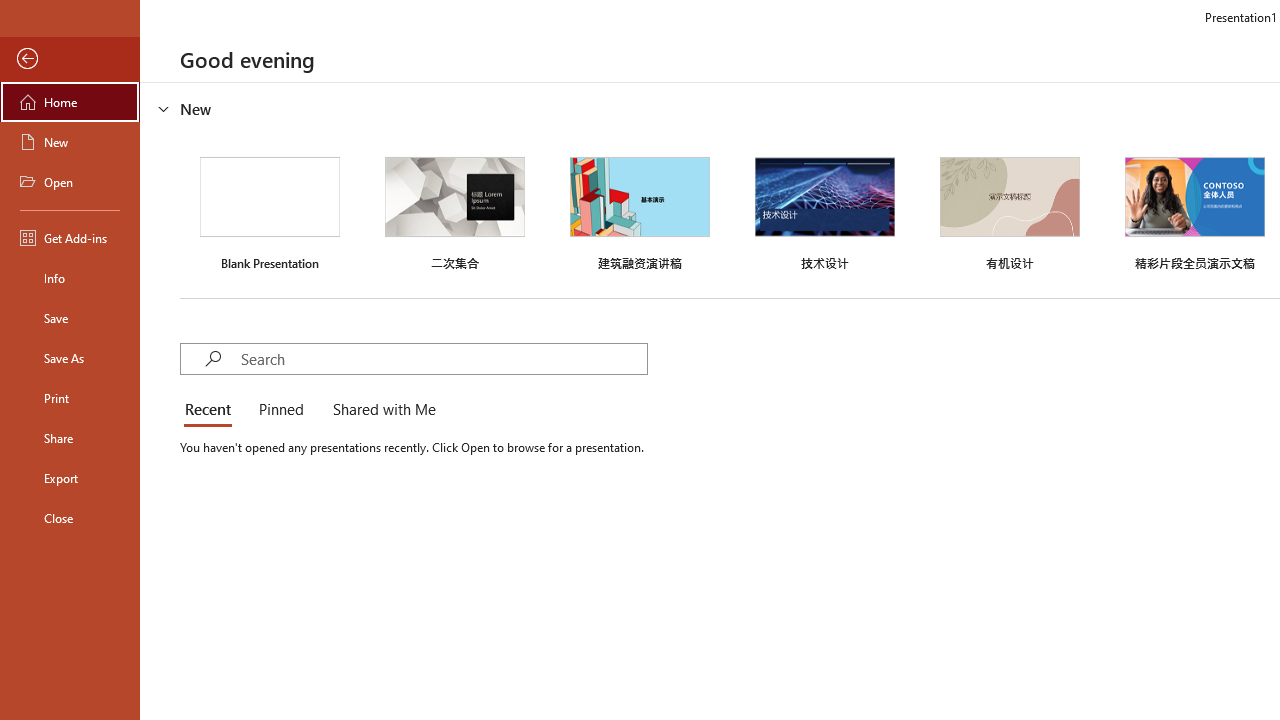 Image resolution: width=1280 pixels, height=720 pixels. I want to click on 'Get Add-ins', so click(69, 236).